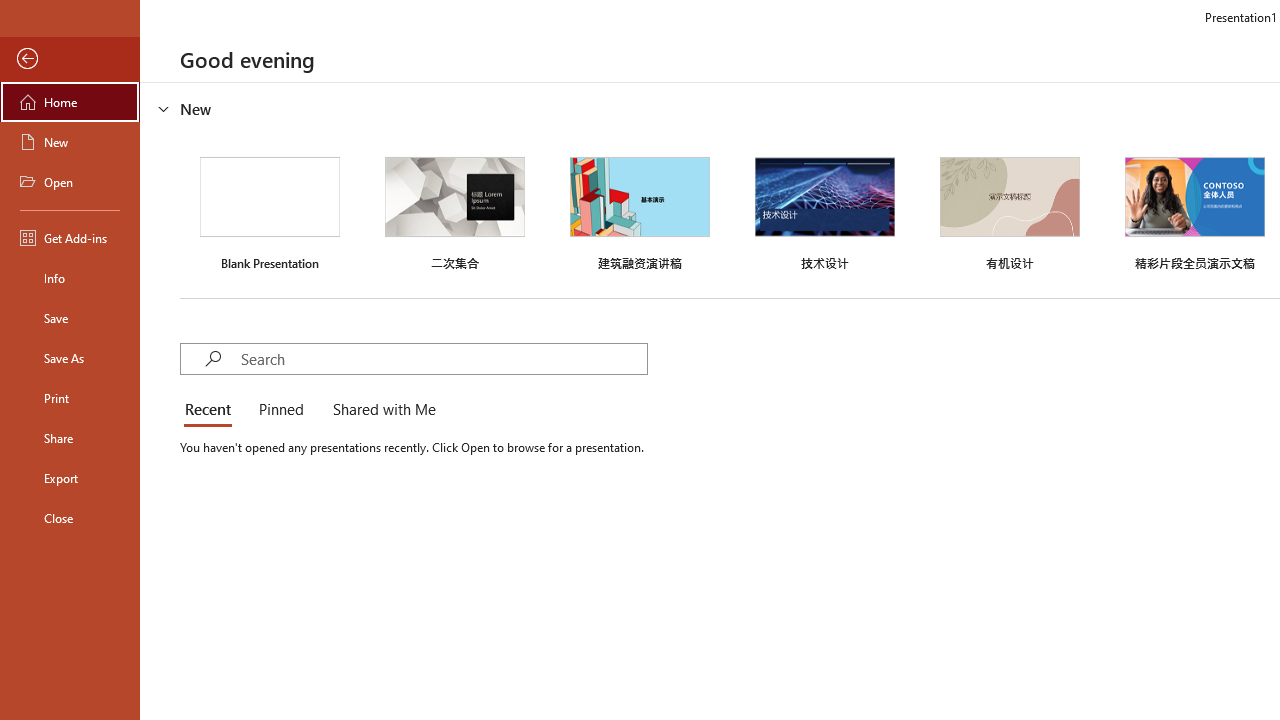 Image resolution: width=1280 pixels, height=720 pixels. I want to click on 'Get Add-ins', so click(69, 236).